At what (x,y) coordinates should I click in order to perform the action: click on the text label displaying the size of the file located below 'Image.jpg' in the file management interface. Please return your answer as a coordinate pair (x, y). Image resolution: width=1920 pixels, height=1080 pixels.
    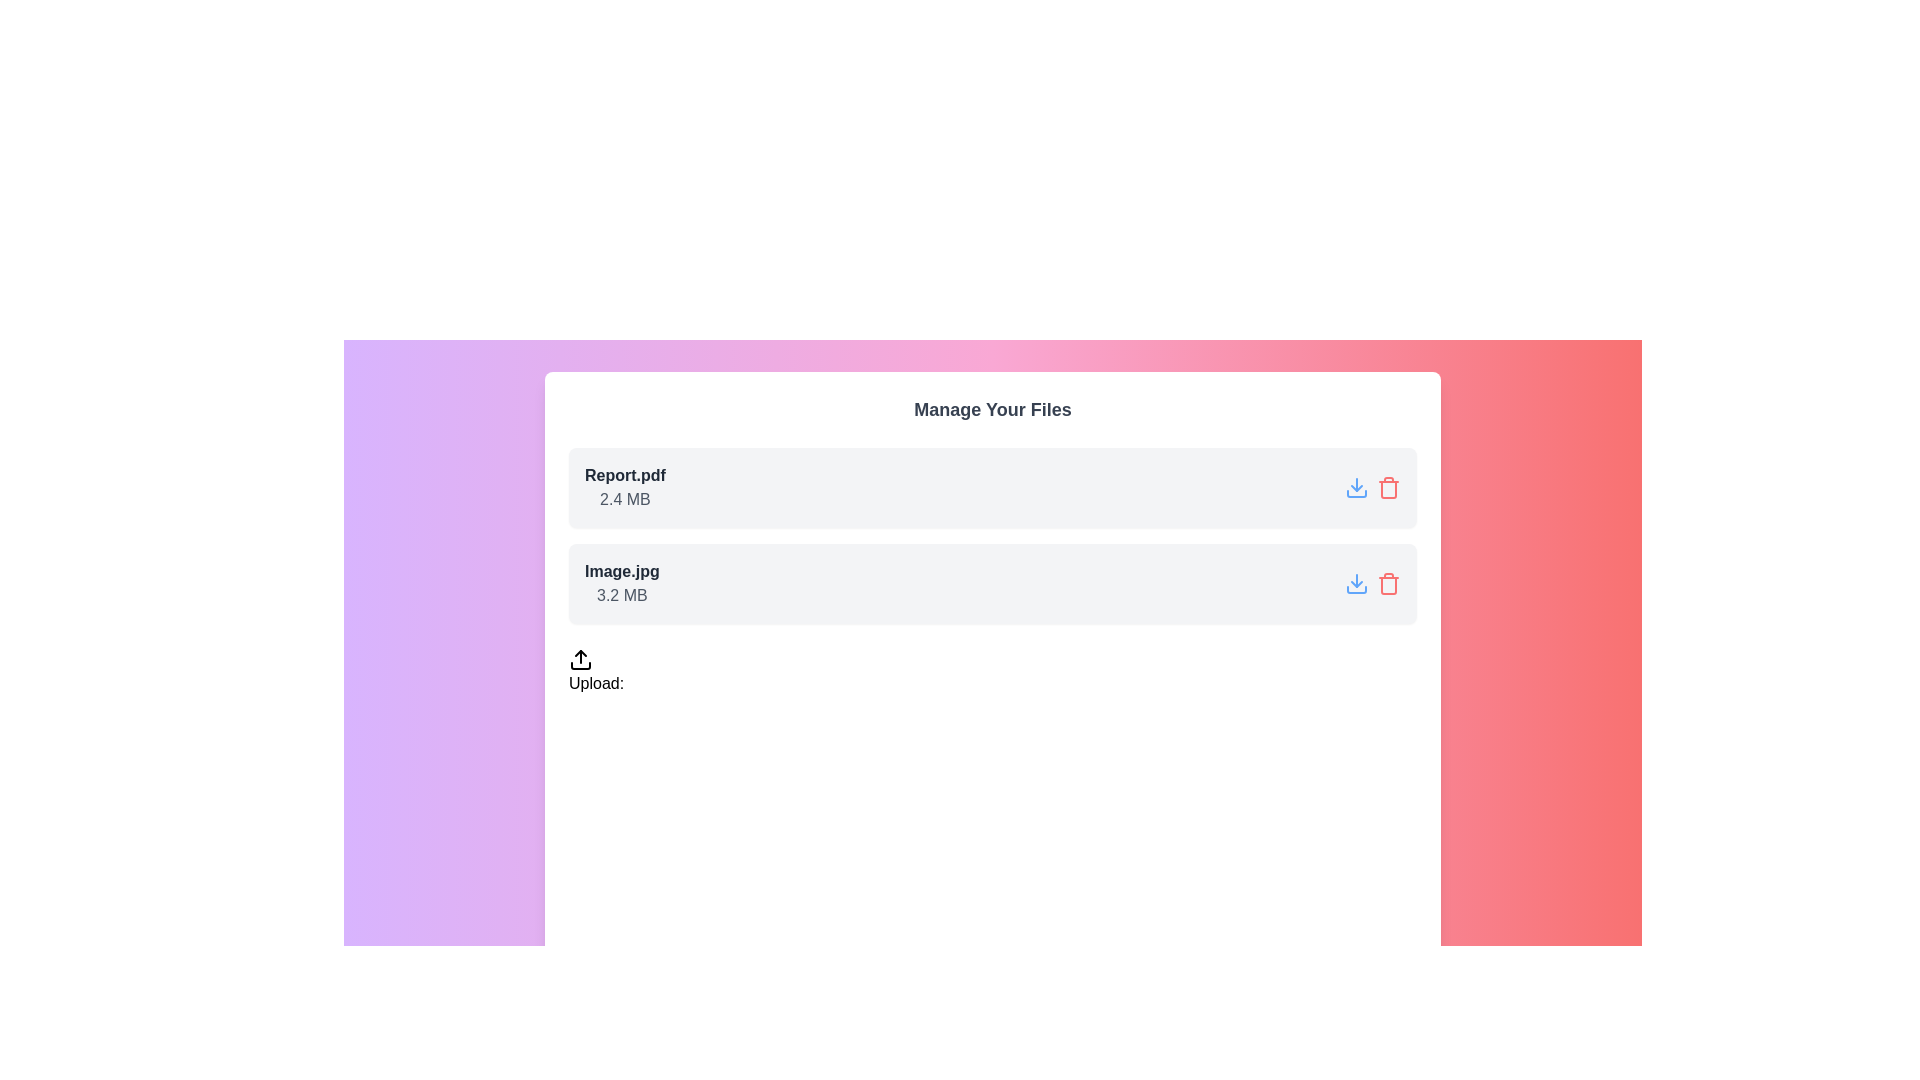
    Looking at the image, I should click on (621, 595).